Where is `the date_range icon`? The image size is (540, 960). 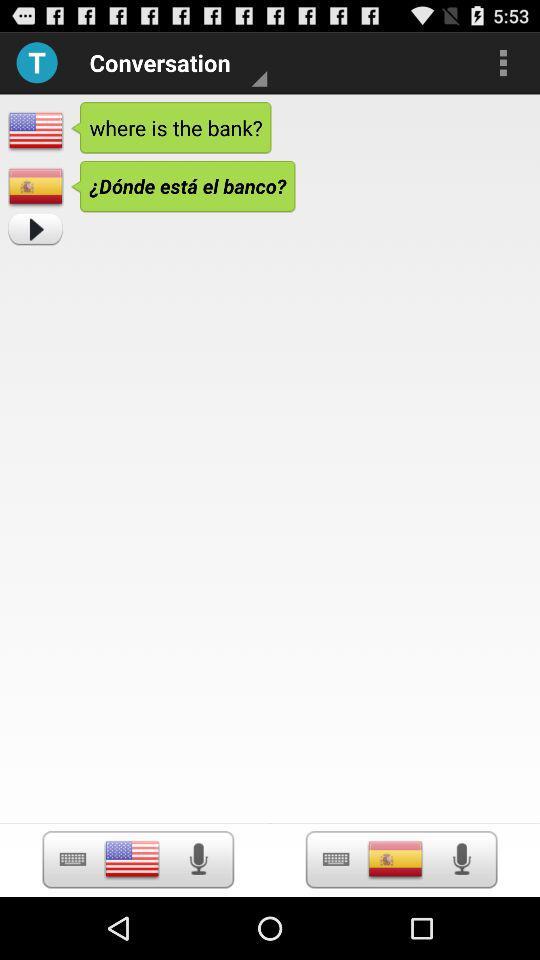 the date_range icon is located at coordinates (71, 920).